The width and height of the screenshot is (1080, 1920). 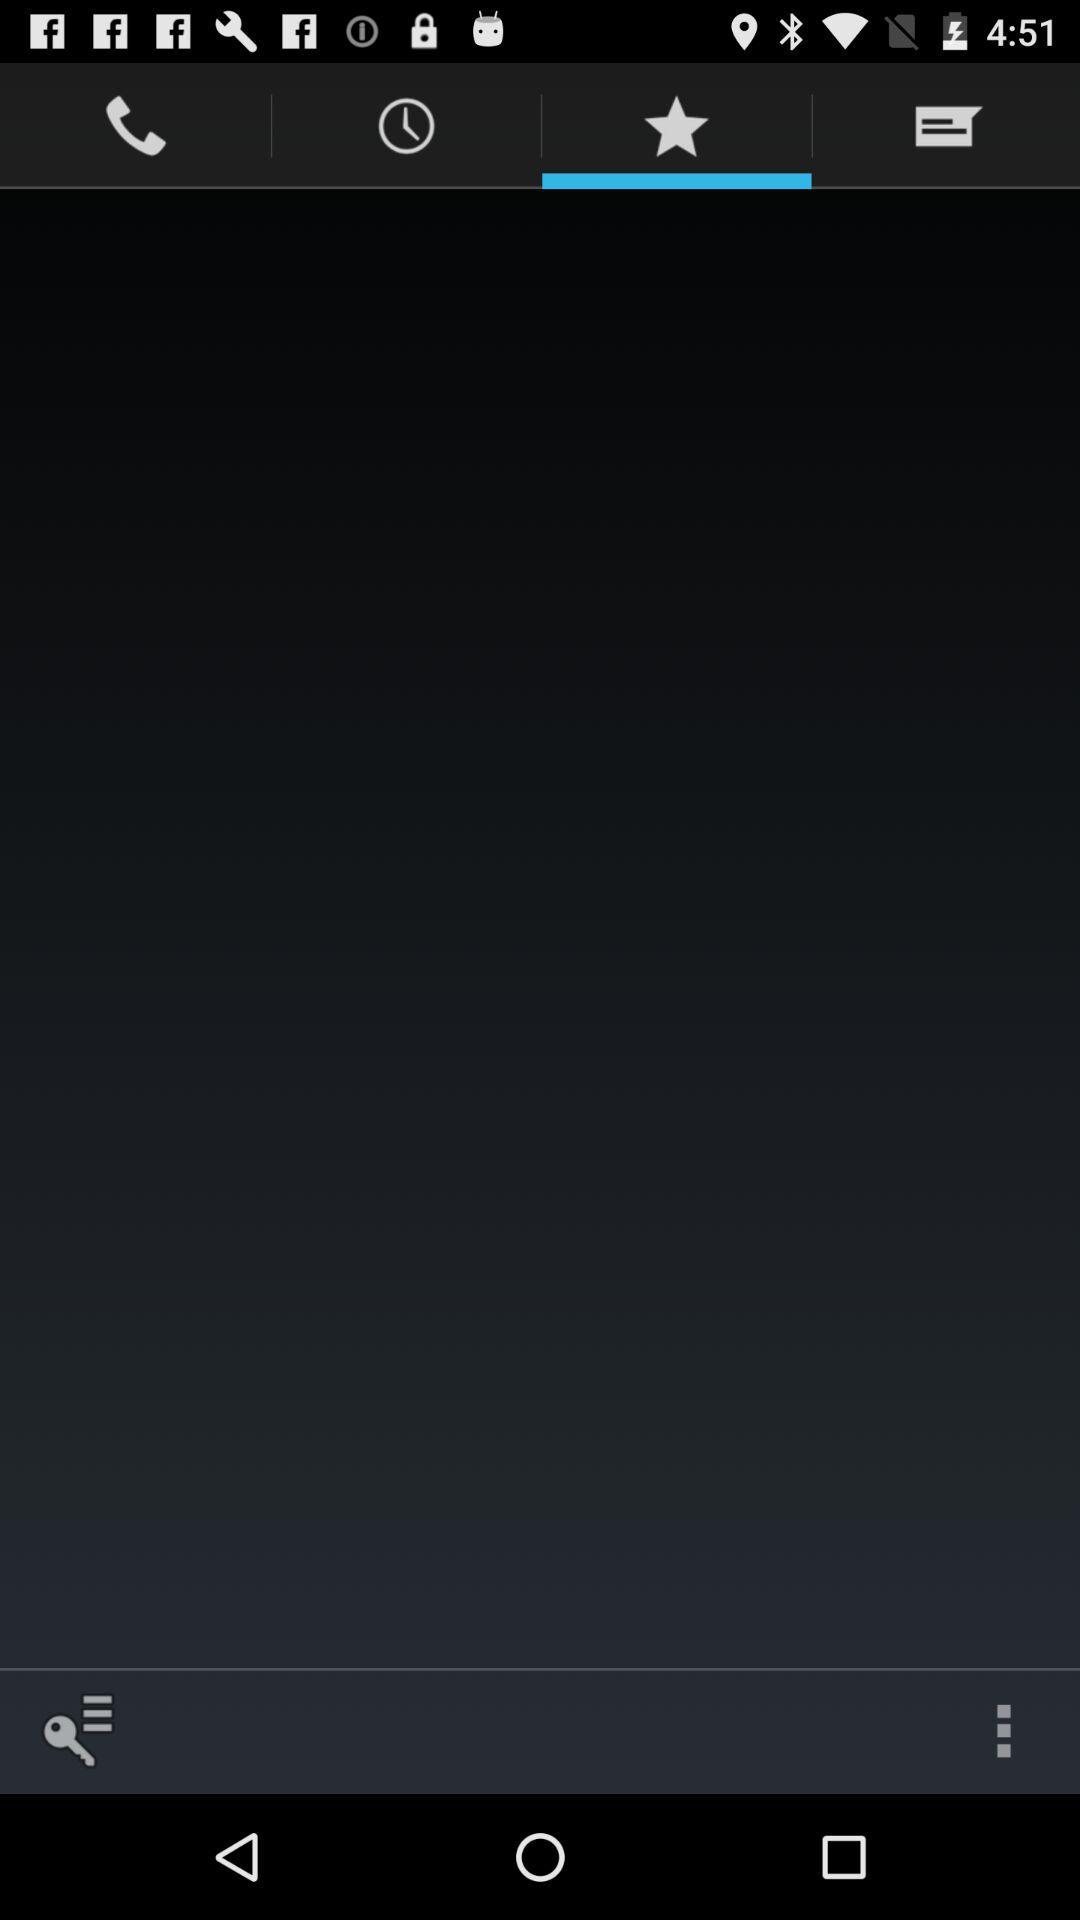 What do you see at coordinates (1003, 1730) in the screenshot?
I see `the icon at the bottom right corner` at bounding box center [1003, 1730].